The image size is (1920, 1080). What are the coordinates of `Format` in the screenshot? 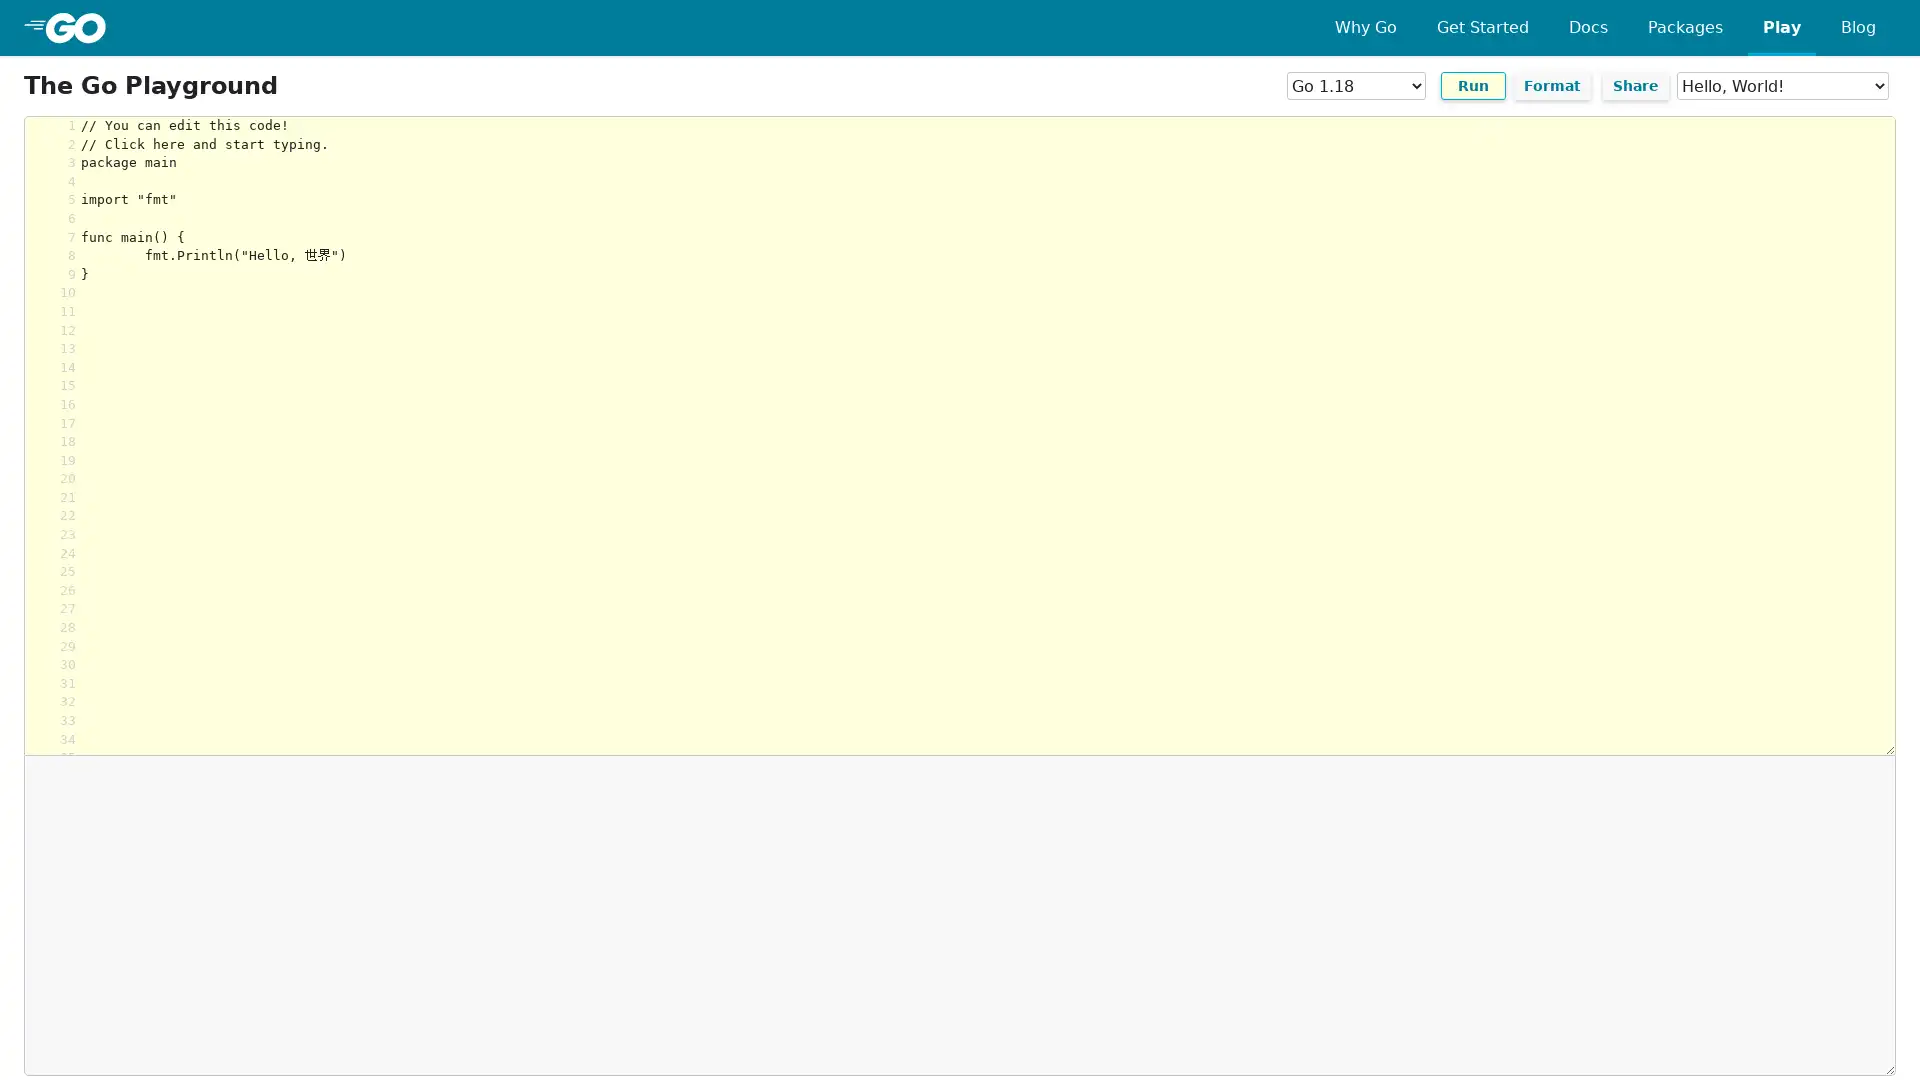 It's located at (1551, 84).